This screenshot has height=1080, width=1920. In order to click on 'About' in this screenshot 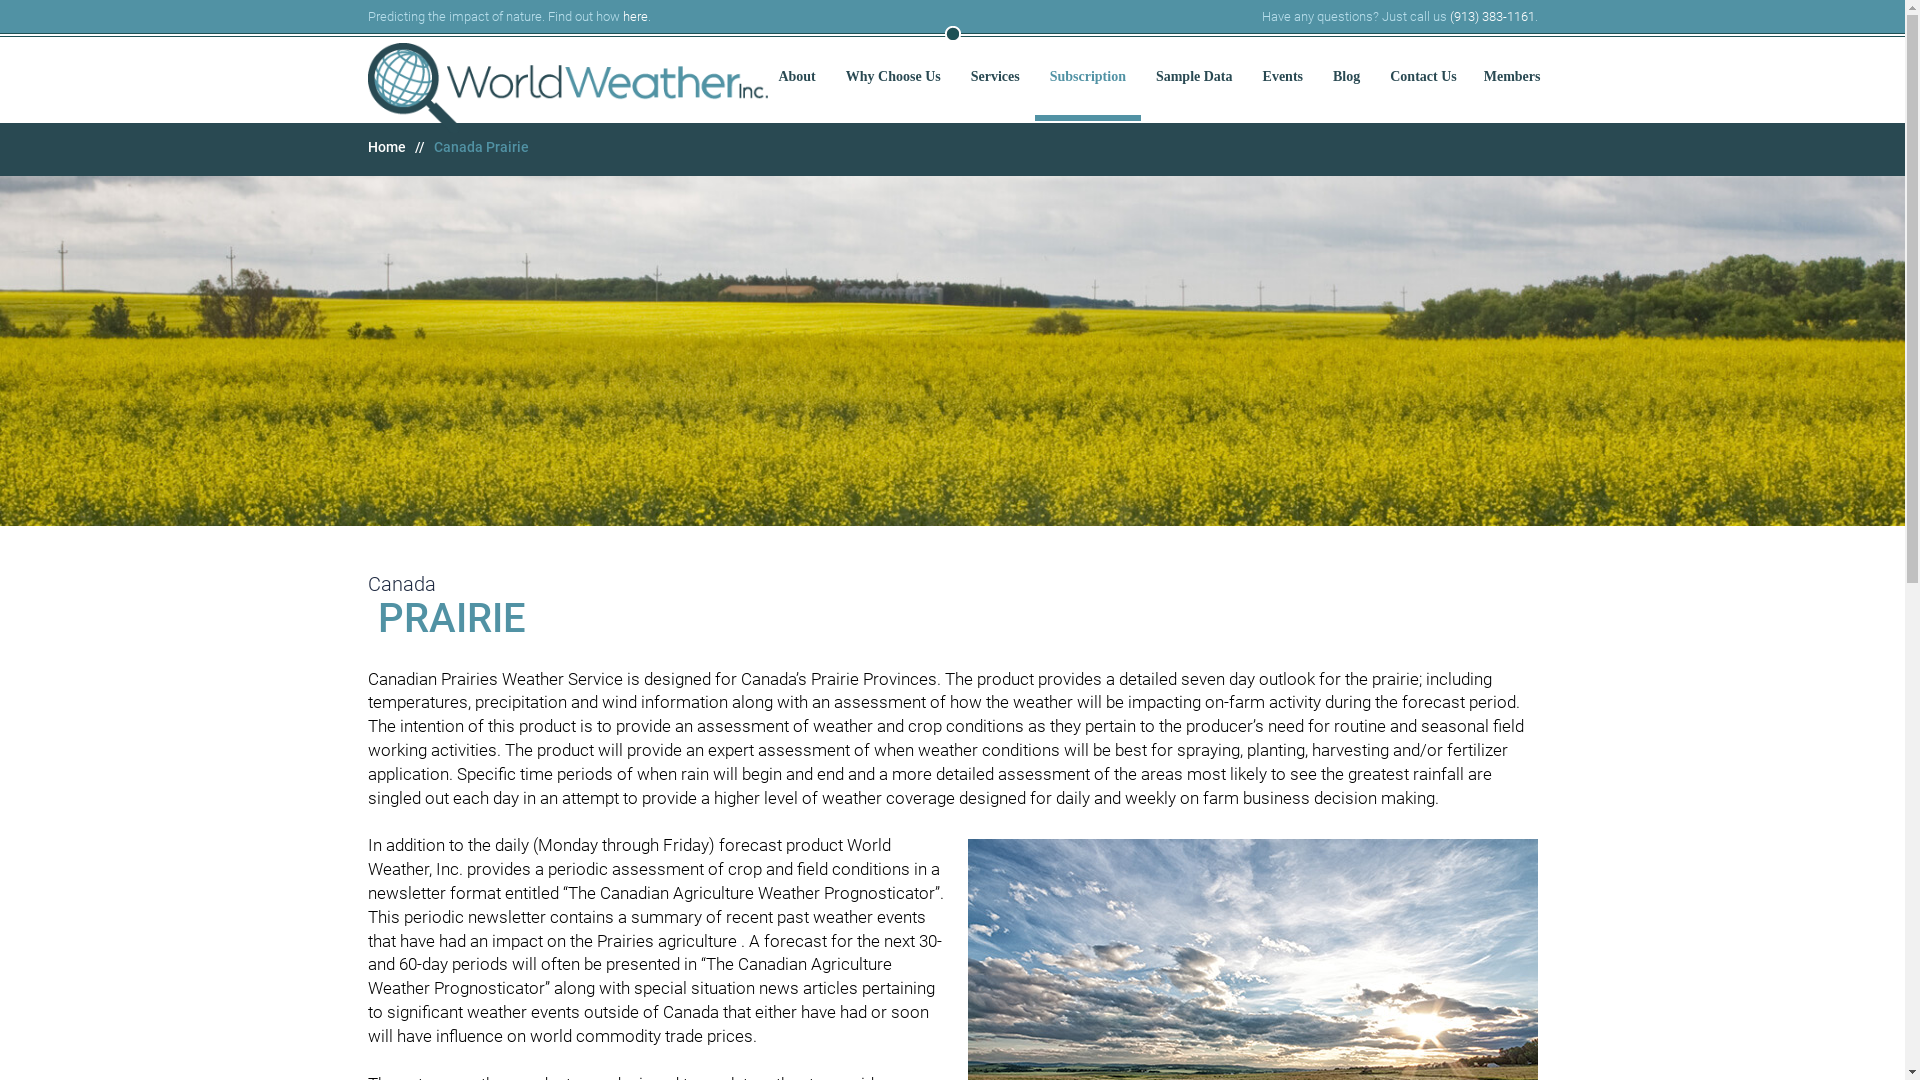, I will do `click(795, 75)`.